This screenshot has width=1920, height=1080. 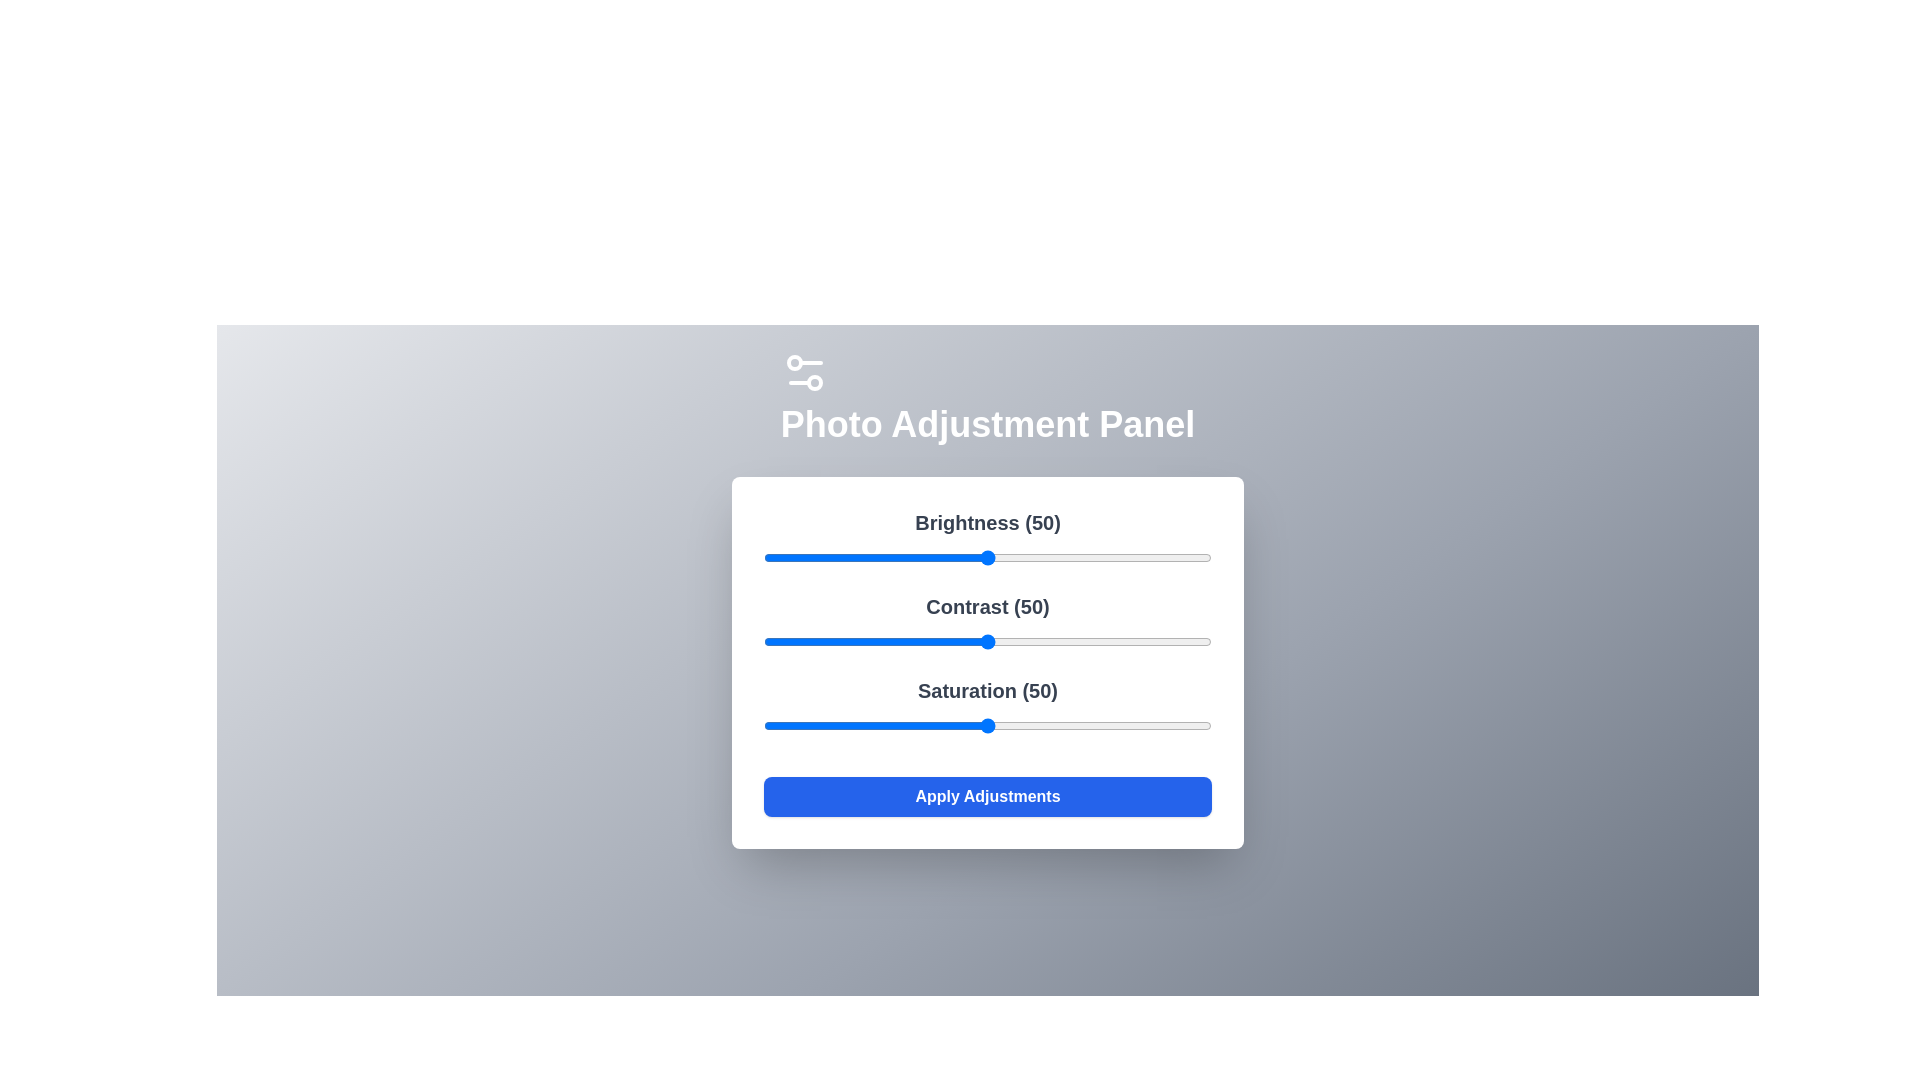 What do you see at coordinates (871, 558) in the screenshot?
I see `the 0 slider to 24` at bounding box center [871, 558].